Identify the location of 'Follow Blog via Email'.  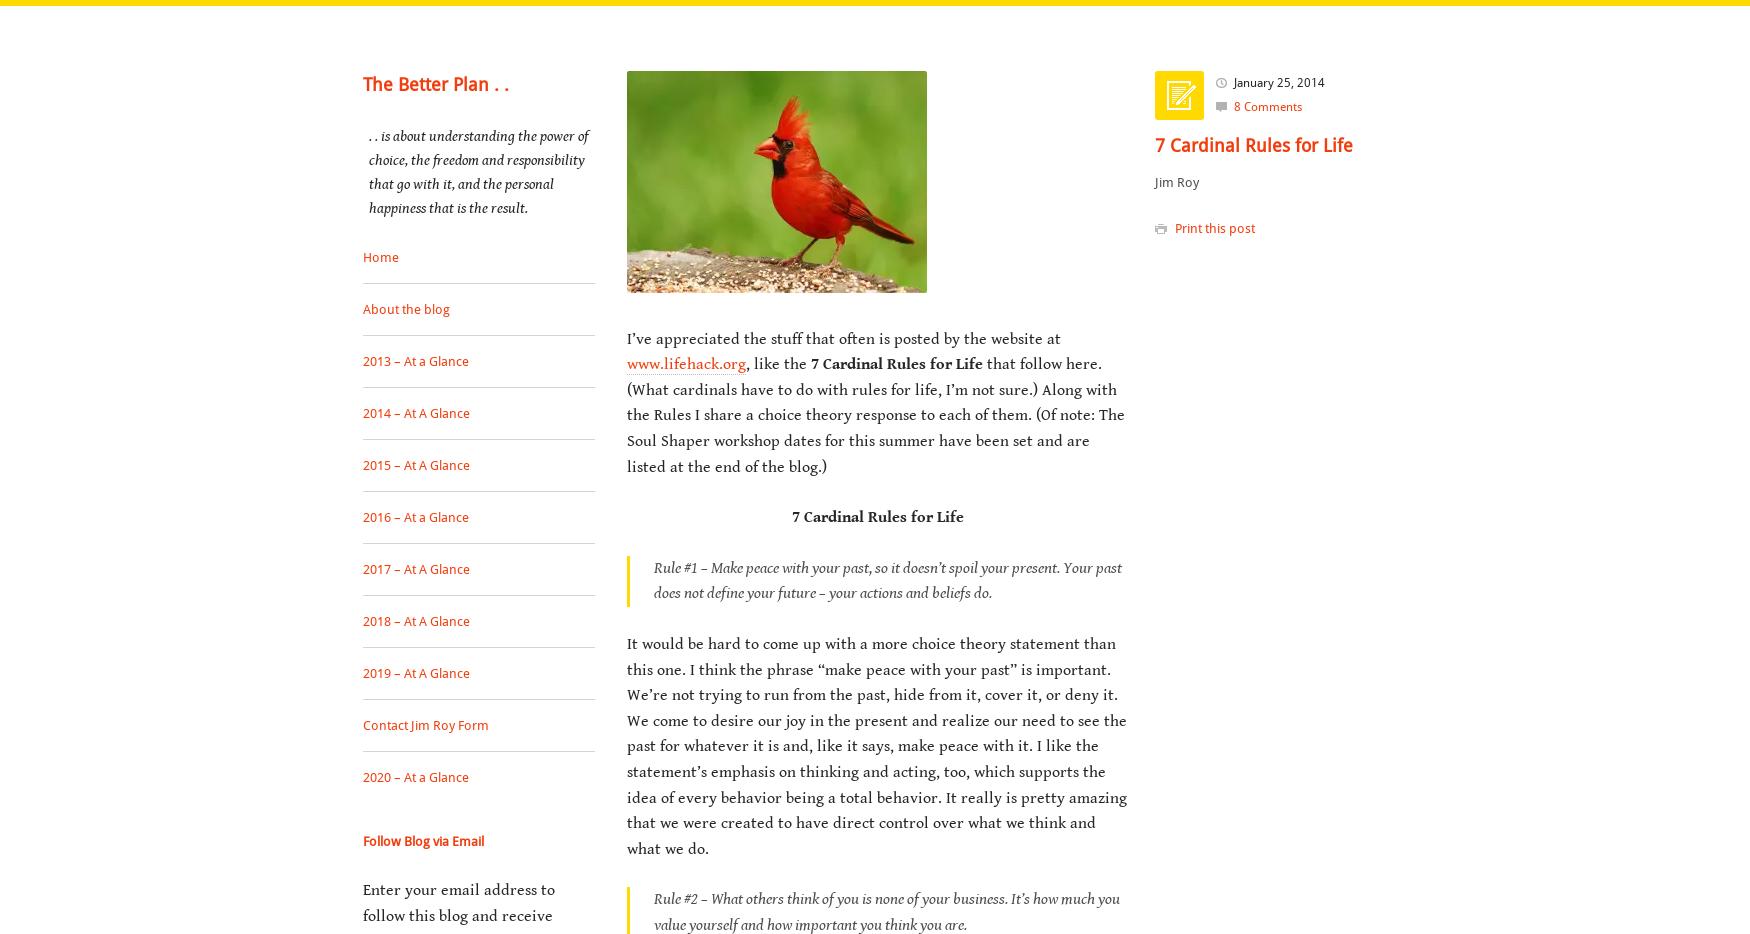
(422, 840).